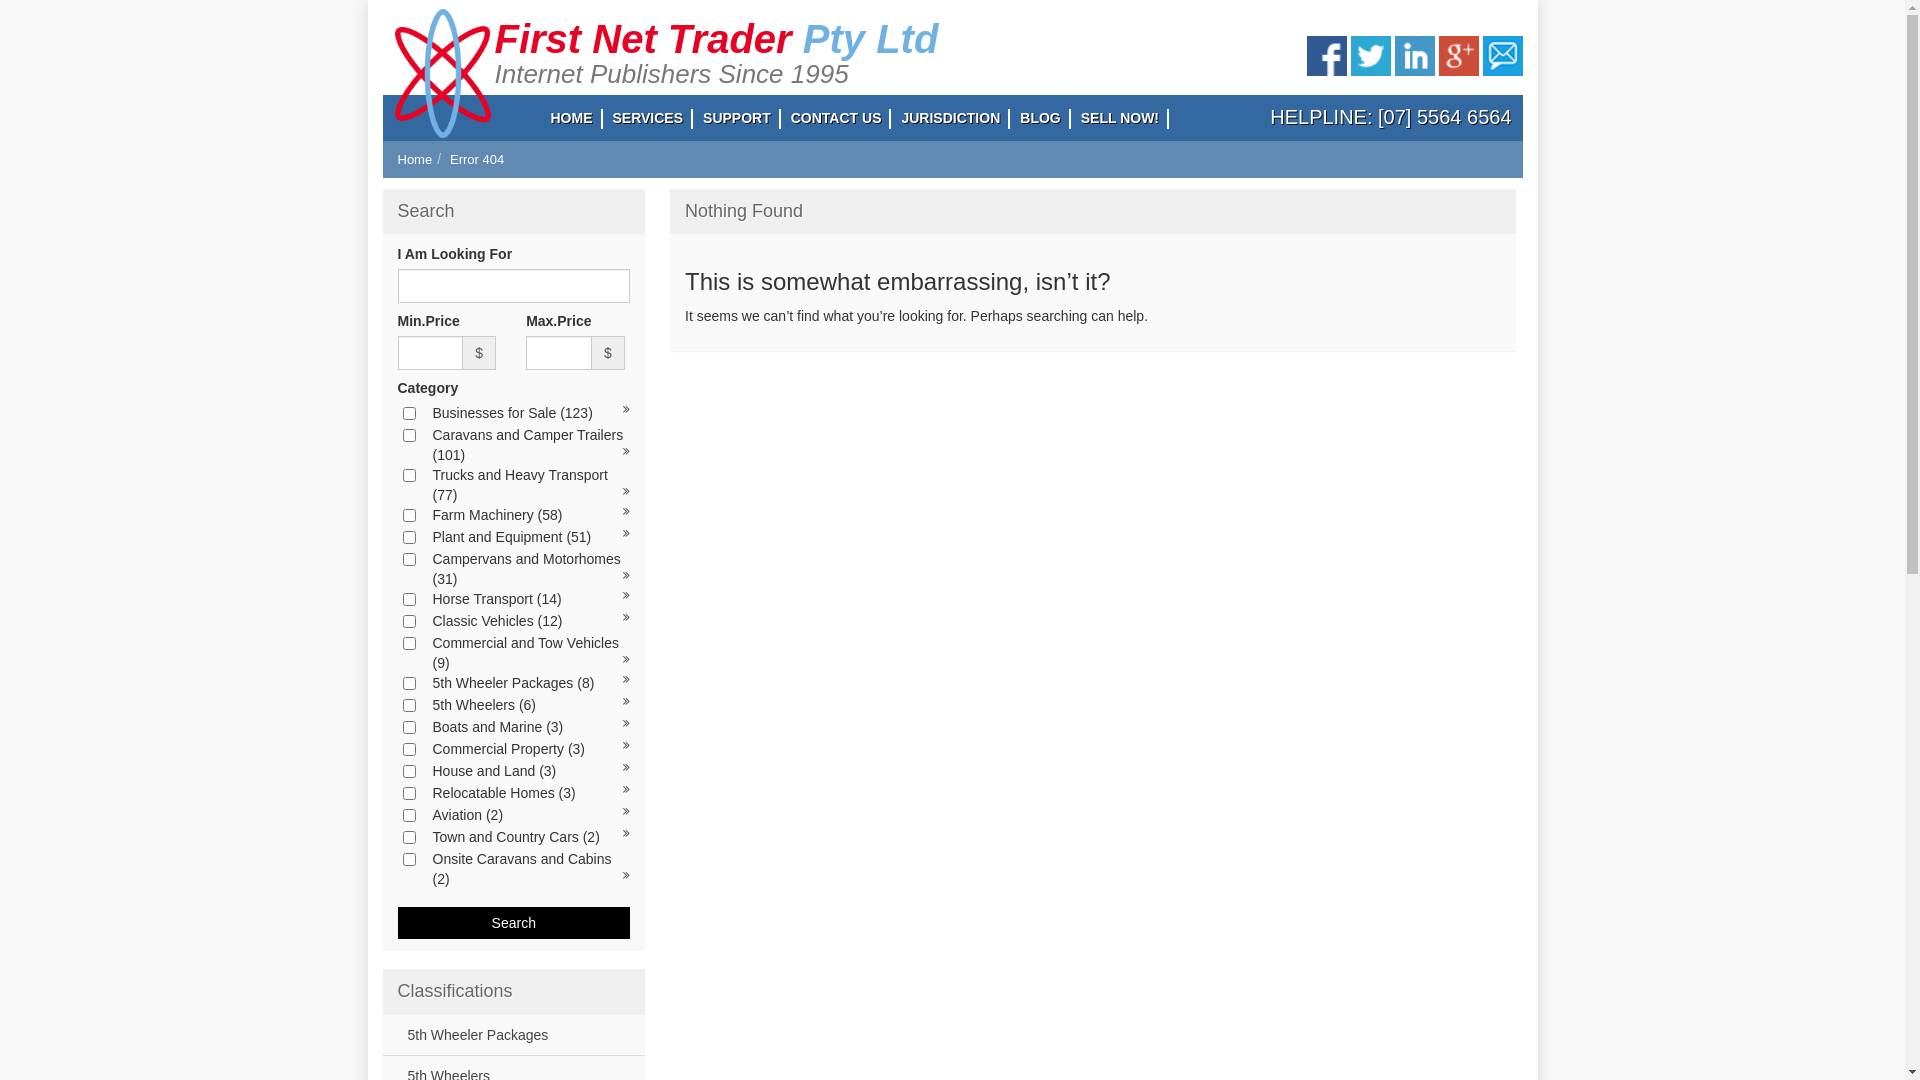 Image resolution: width=1920 pixels, height=1080 pixels. Describe the element at coordinates (736, 118) in the screenshot. I see `'SUPPORT'` at that location.